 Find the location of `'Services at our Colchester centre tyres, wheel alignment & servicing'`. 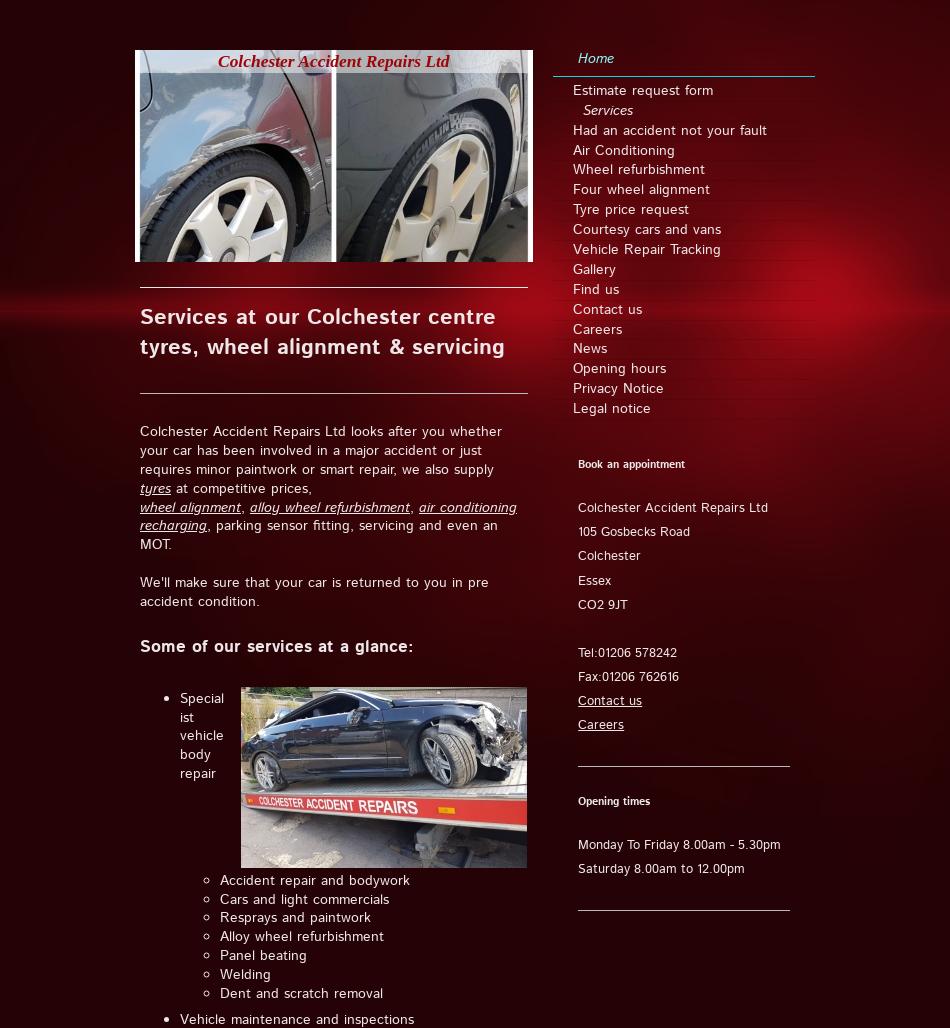

'Services at our Colchester centre tyres, wheel alignment & servicing' is located at coordinates (140, 330).